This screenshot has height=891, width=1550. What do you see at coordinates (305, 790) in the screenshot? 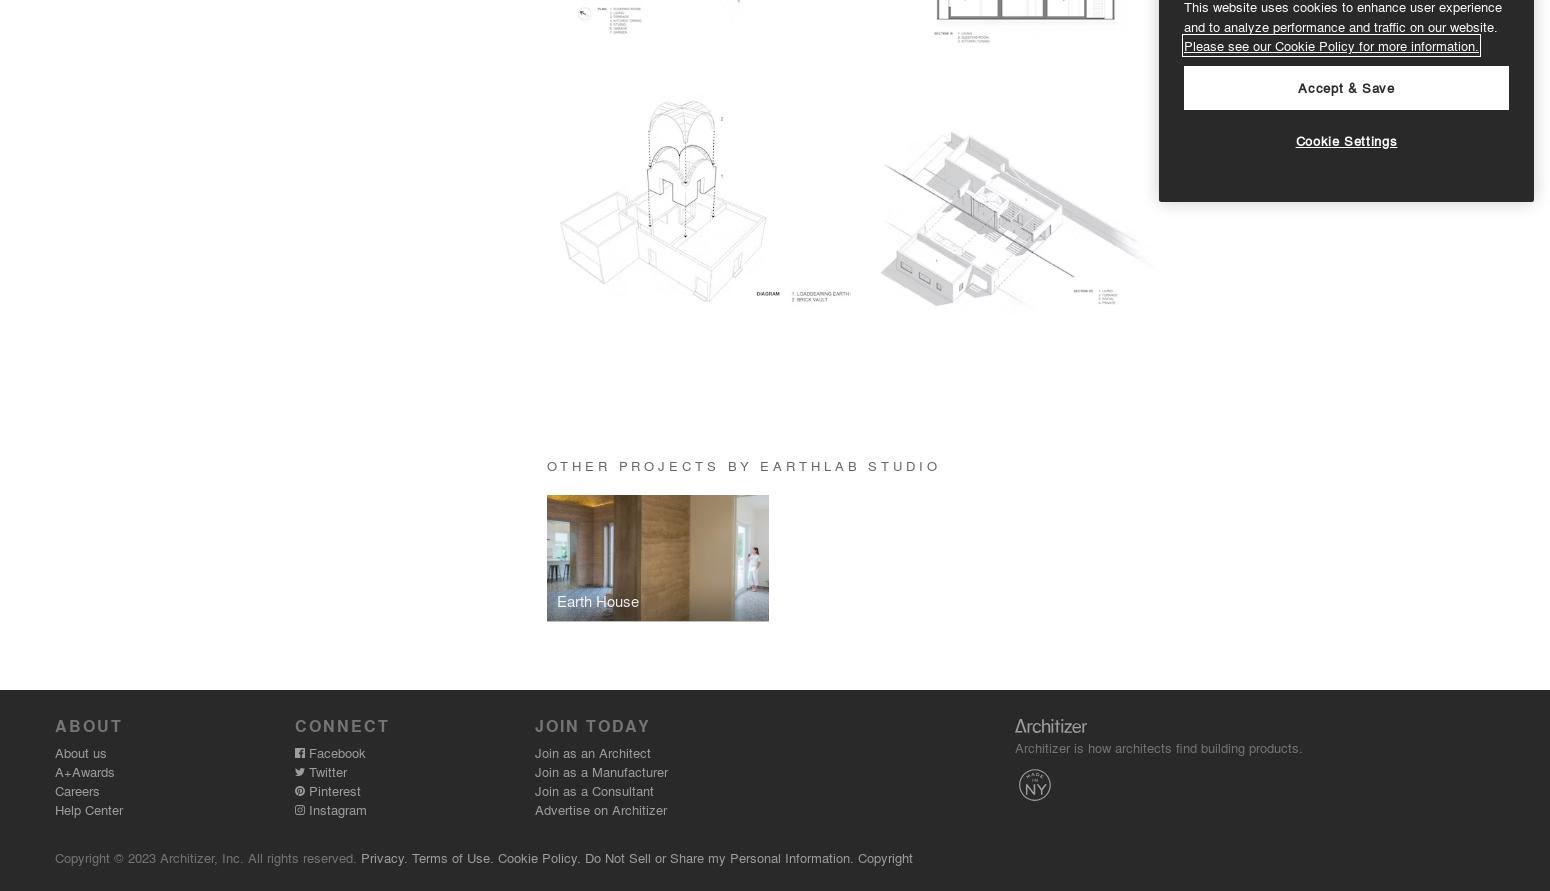
I see `'Pinterest'` at bounding box center [305, 790].